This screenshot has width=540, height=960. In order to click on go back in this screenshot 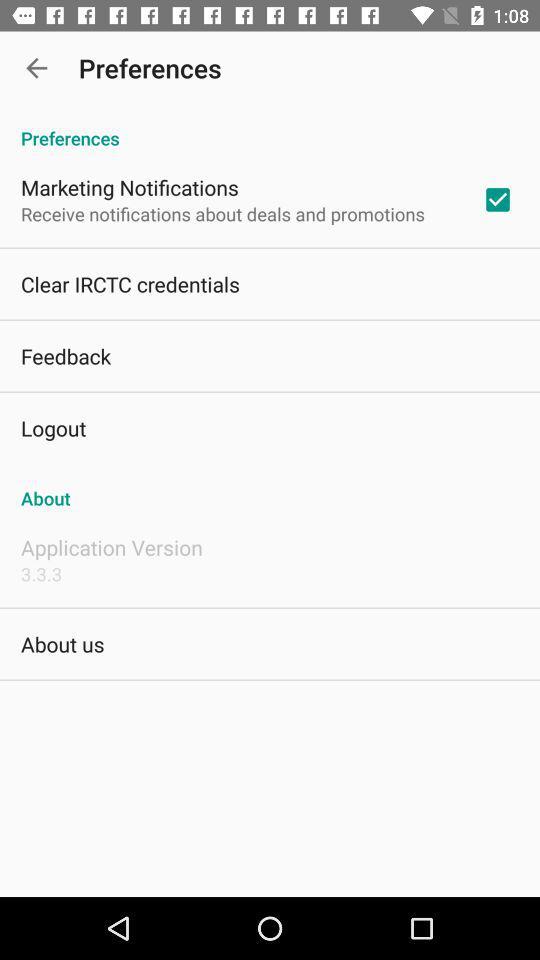, I will do `click(36, 68)`.